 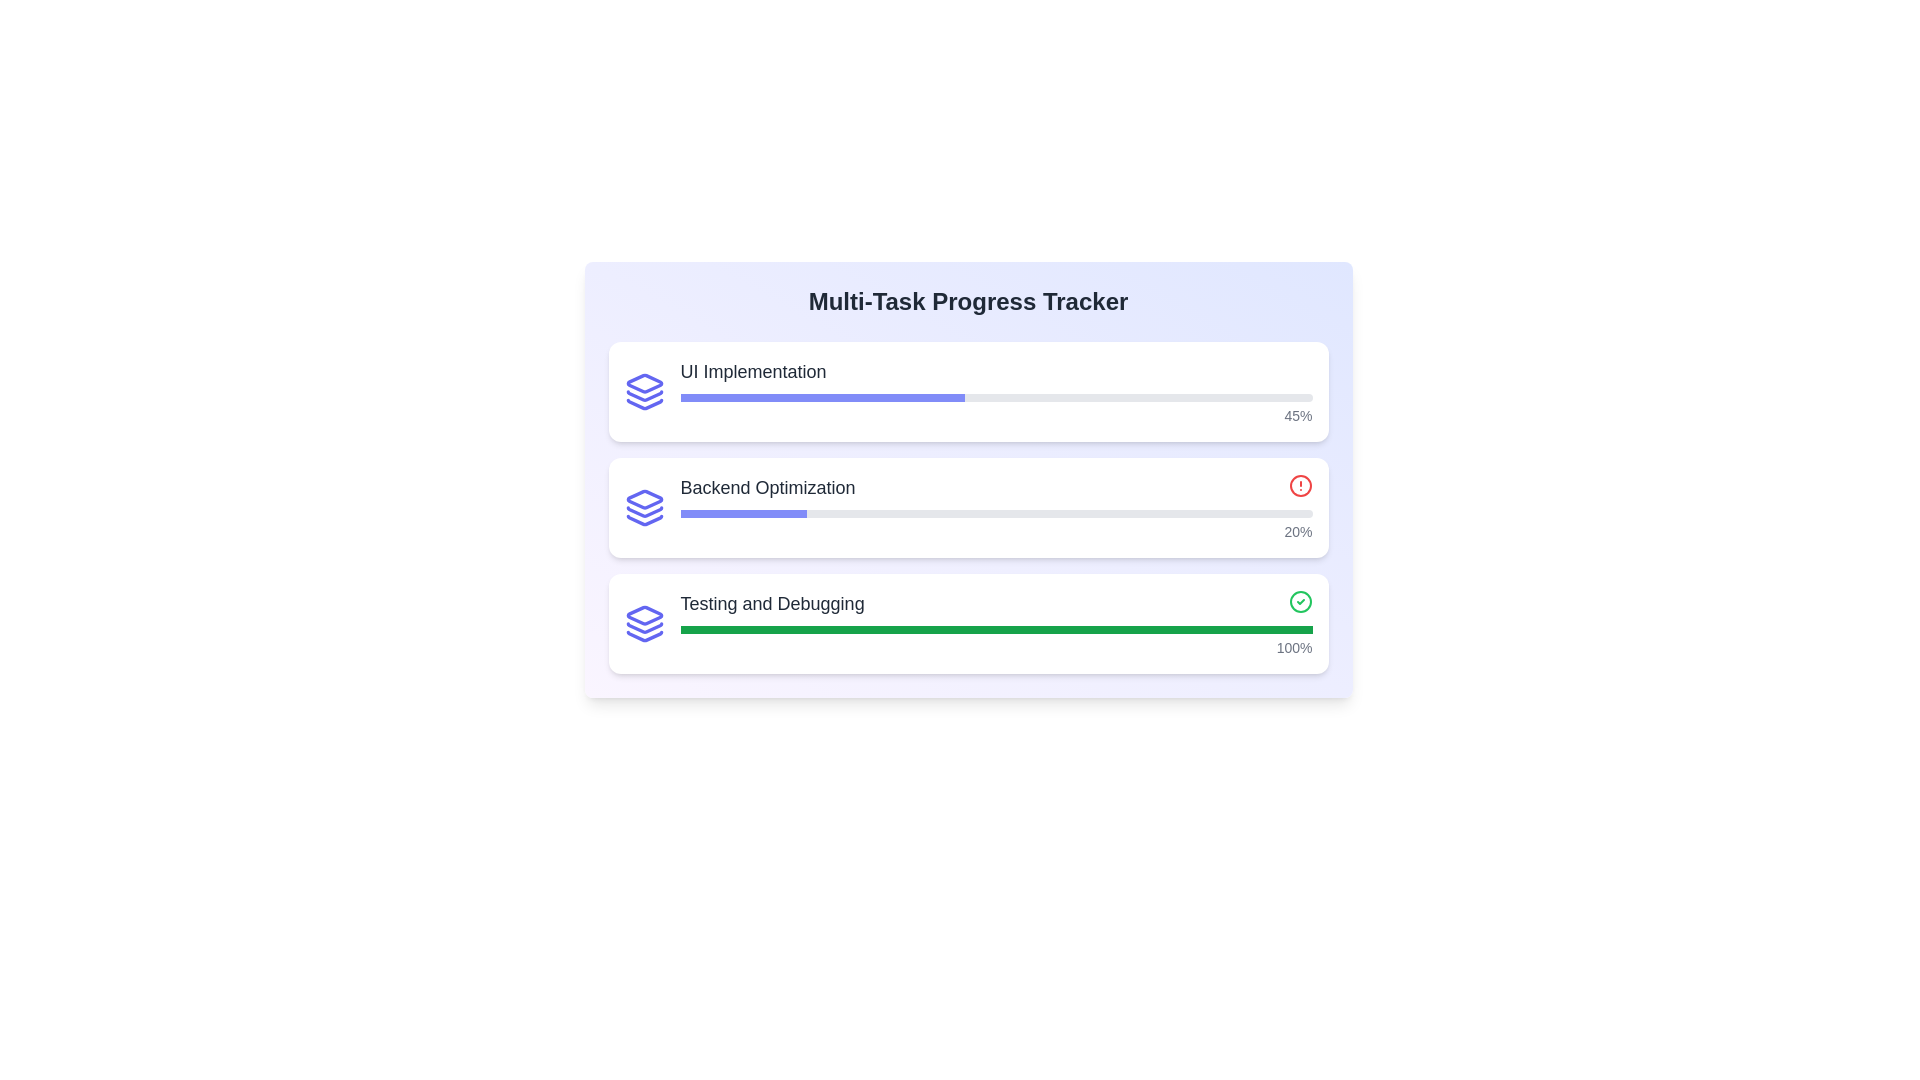 I want to click on the bottom layer icon of the 'Testing and Debugging' task, which visually represents a layer concept in the icon stack, so click(x=644, y=636).